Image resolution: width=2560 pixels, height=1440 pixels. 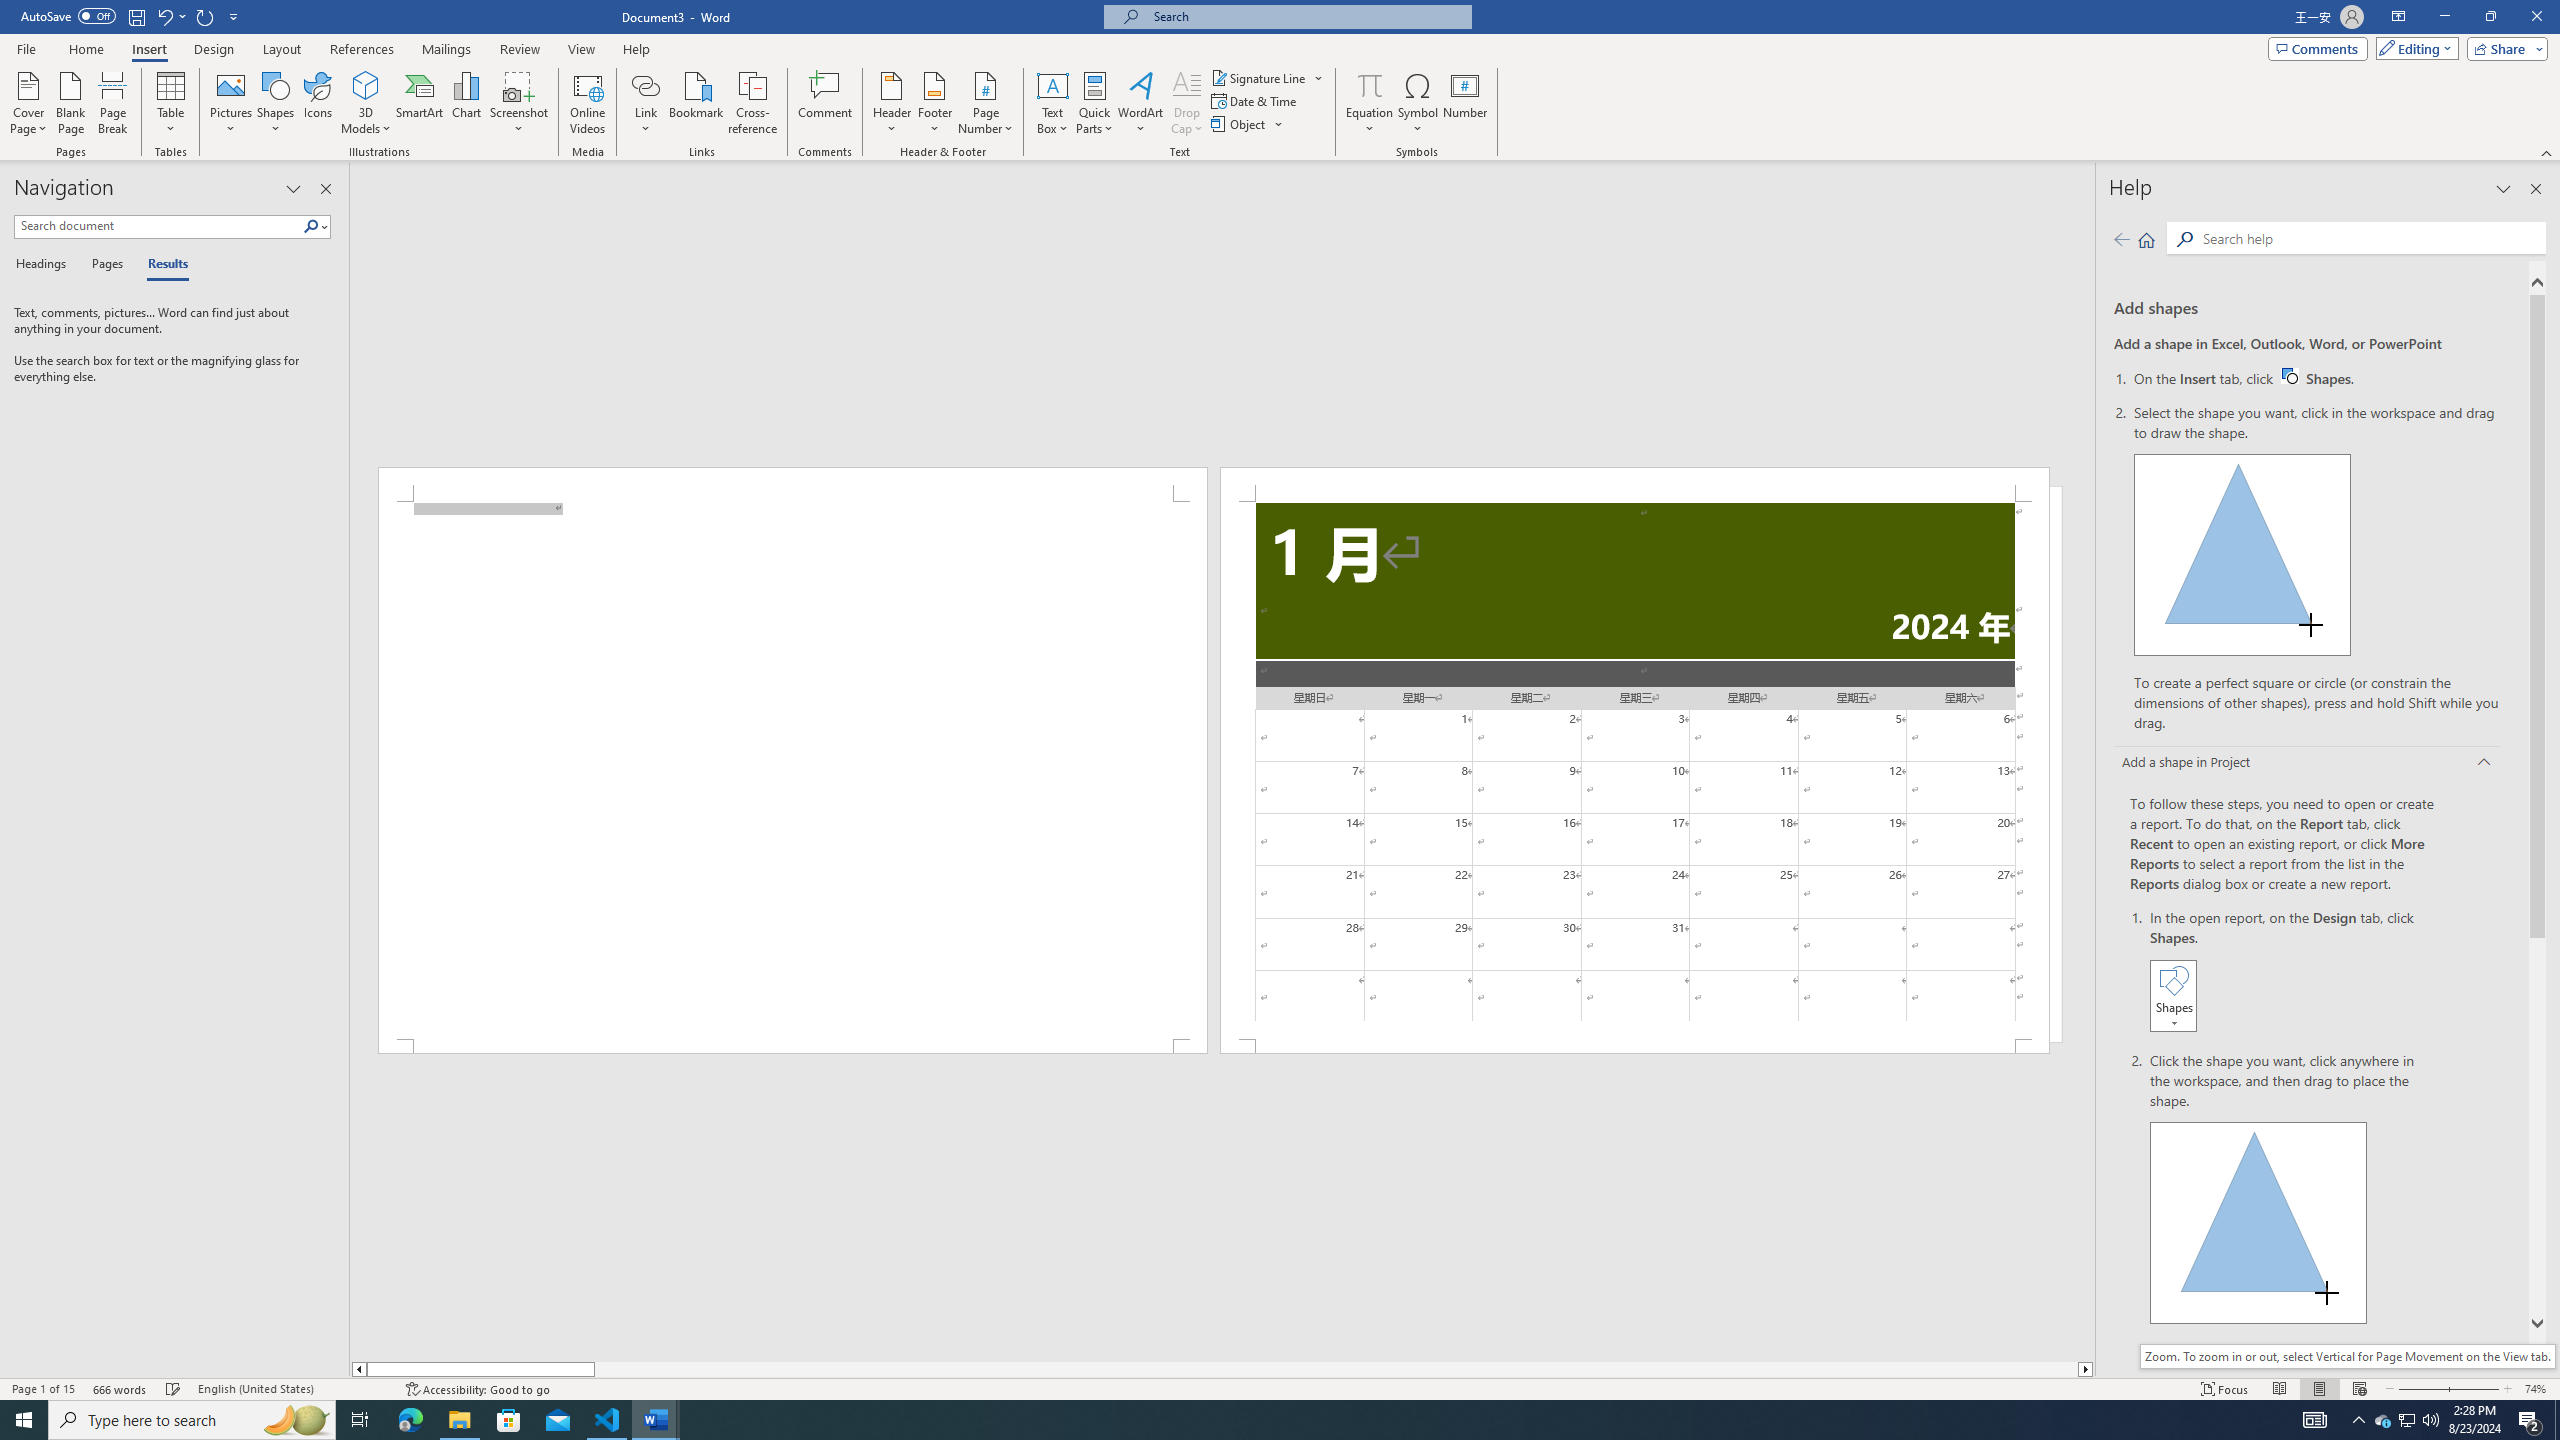 What do you see at coordinates (171, 103) in the screenshot?
I see `'Table'` at bounding box center [171, 103].